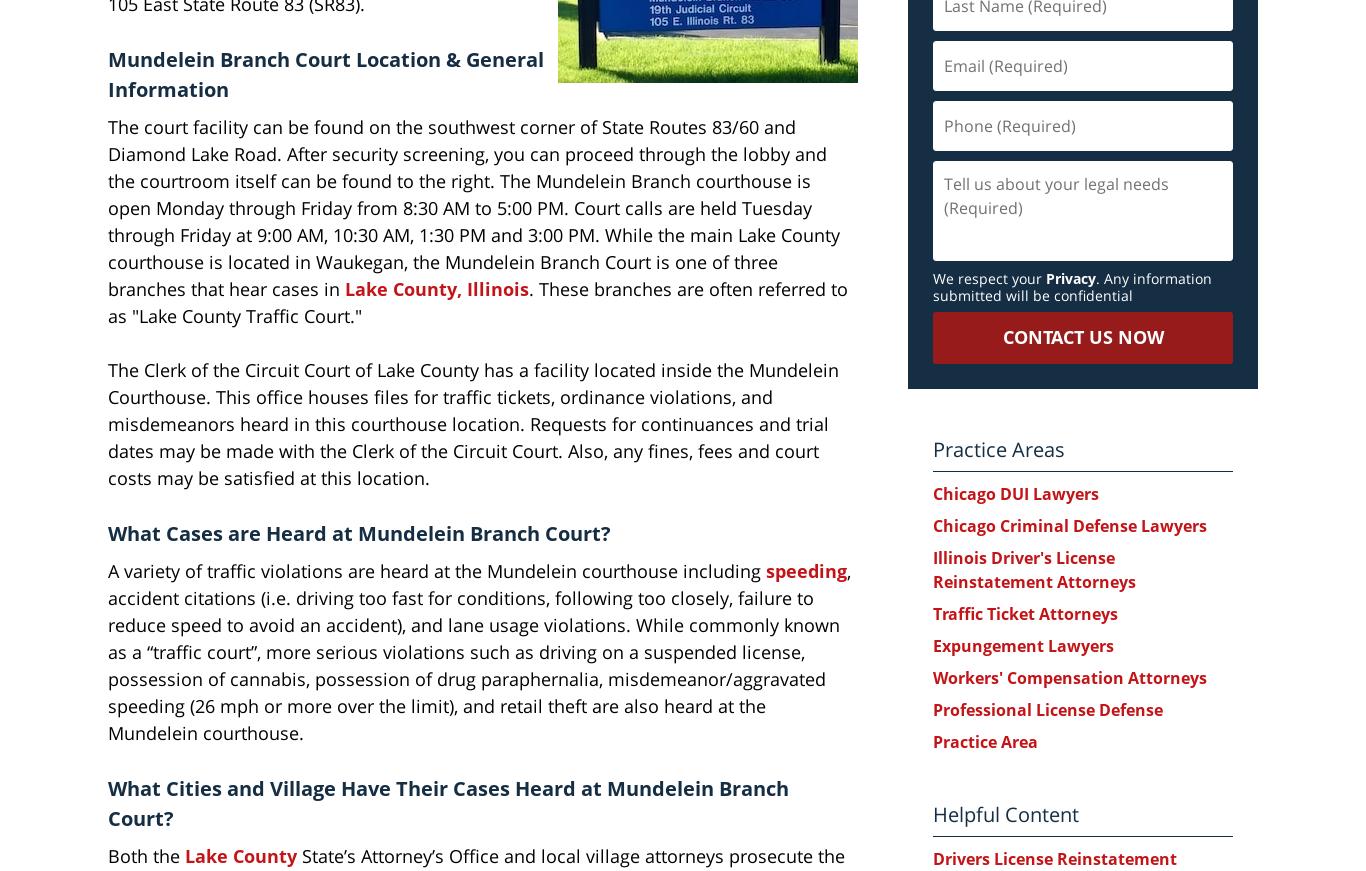 Image resolution: width=1366 pixels, height=871 pixels. I want to click on 'Practice Area', so click(985, 740).